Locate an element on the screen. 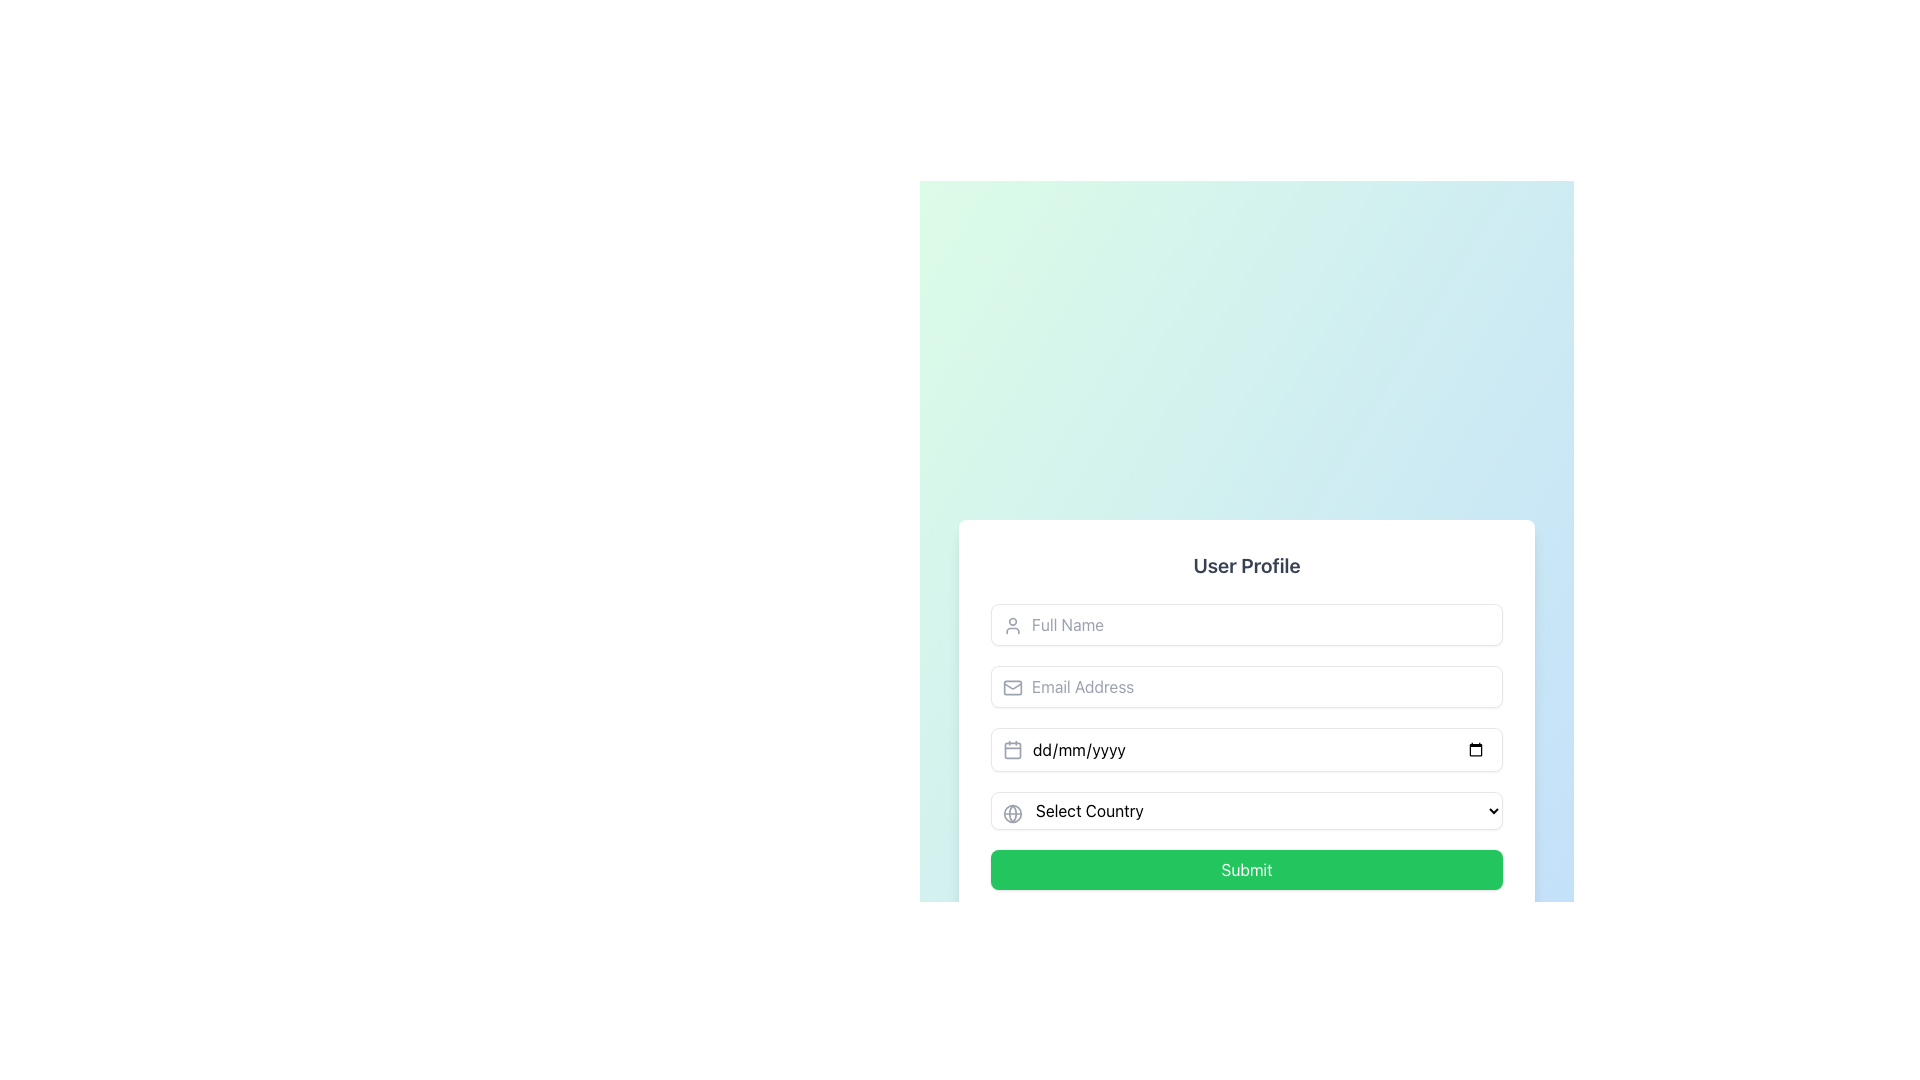 The image size is (1920, 1080). the Dropdown menu in the User Profile form is located at coordinates (1246, 810).